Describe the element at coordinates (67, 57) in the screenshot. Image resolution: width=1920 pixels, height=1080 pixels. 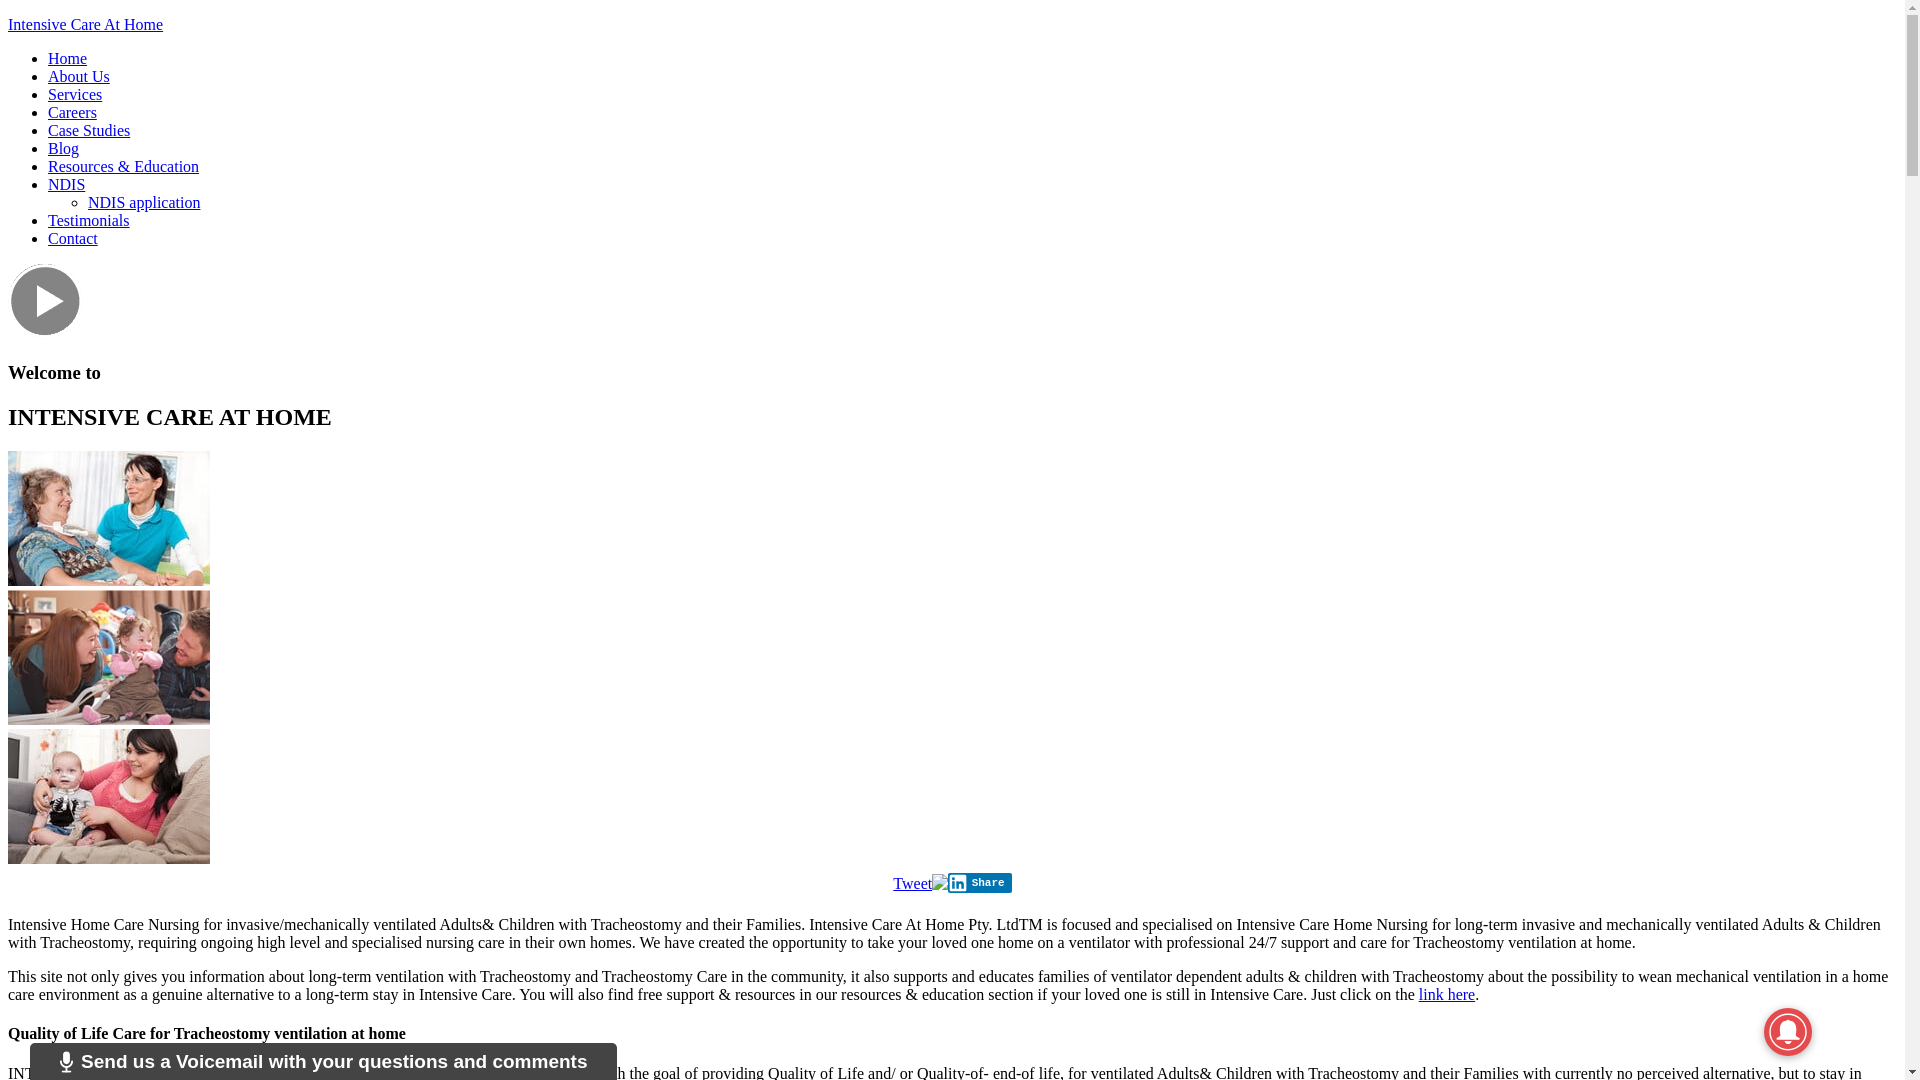
I see `'Home'` at that location.